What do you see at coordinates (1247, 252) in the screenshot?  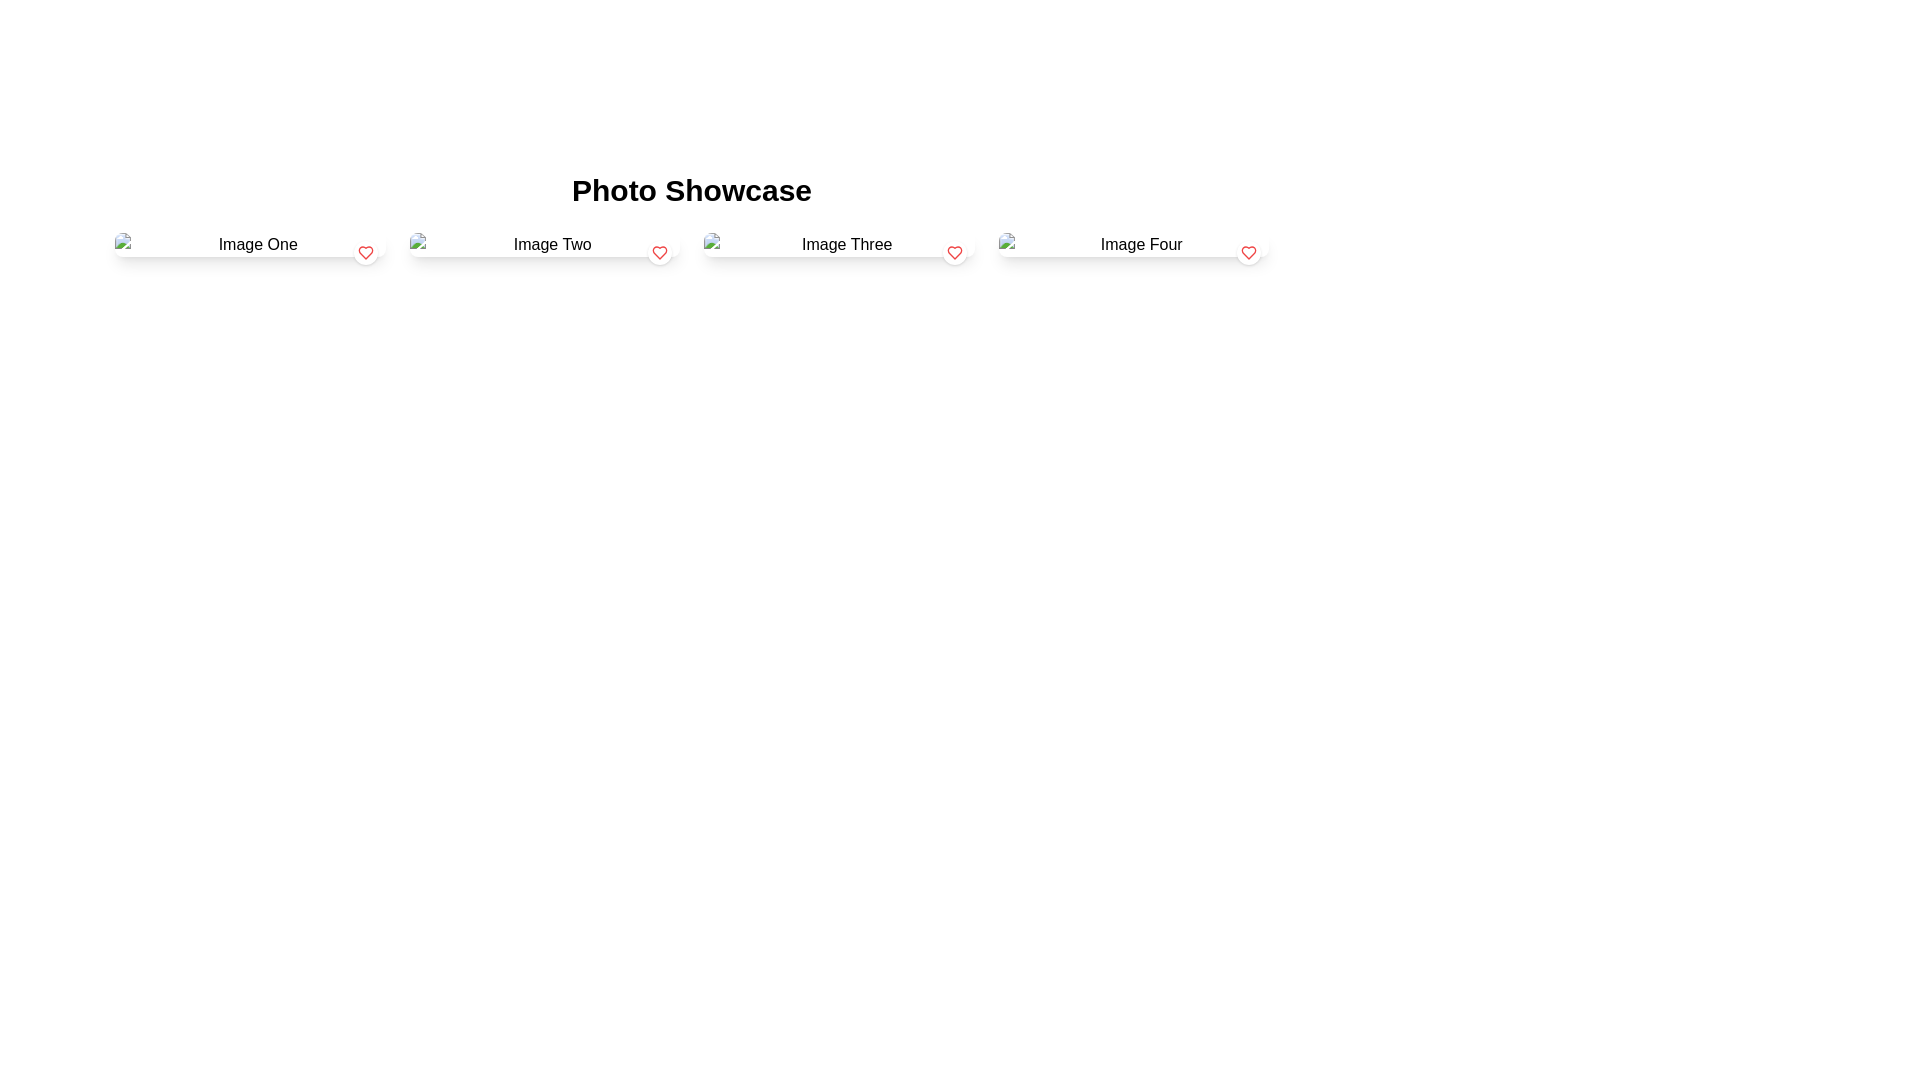 I see `the heart icon button to mark 'Image Four' as favorite` at bounding box center [1247, 252].